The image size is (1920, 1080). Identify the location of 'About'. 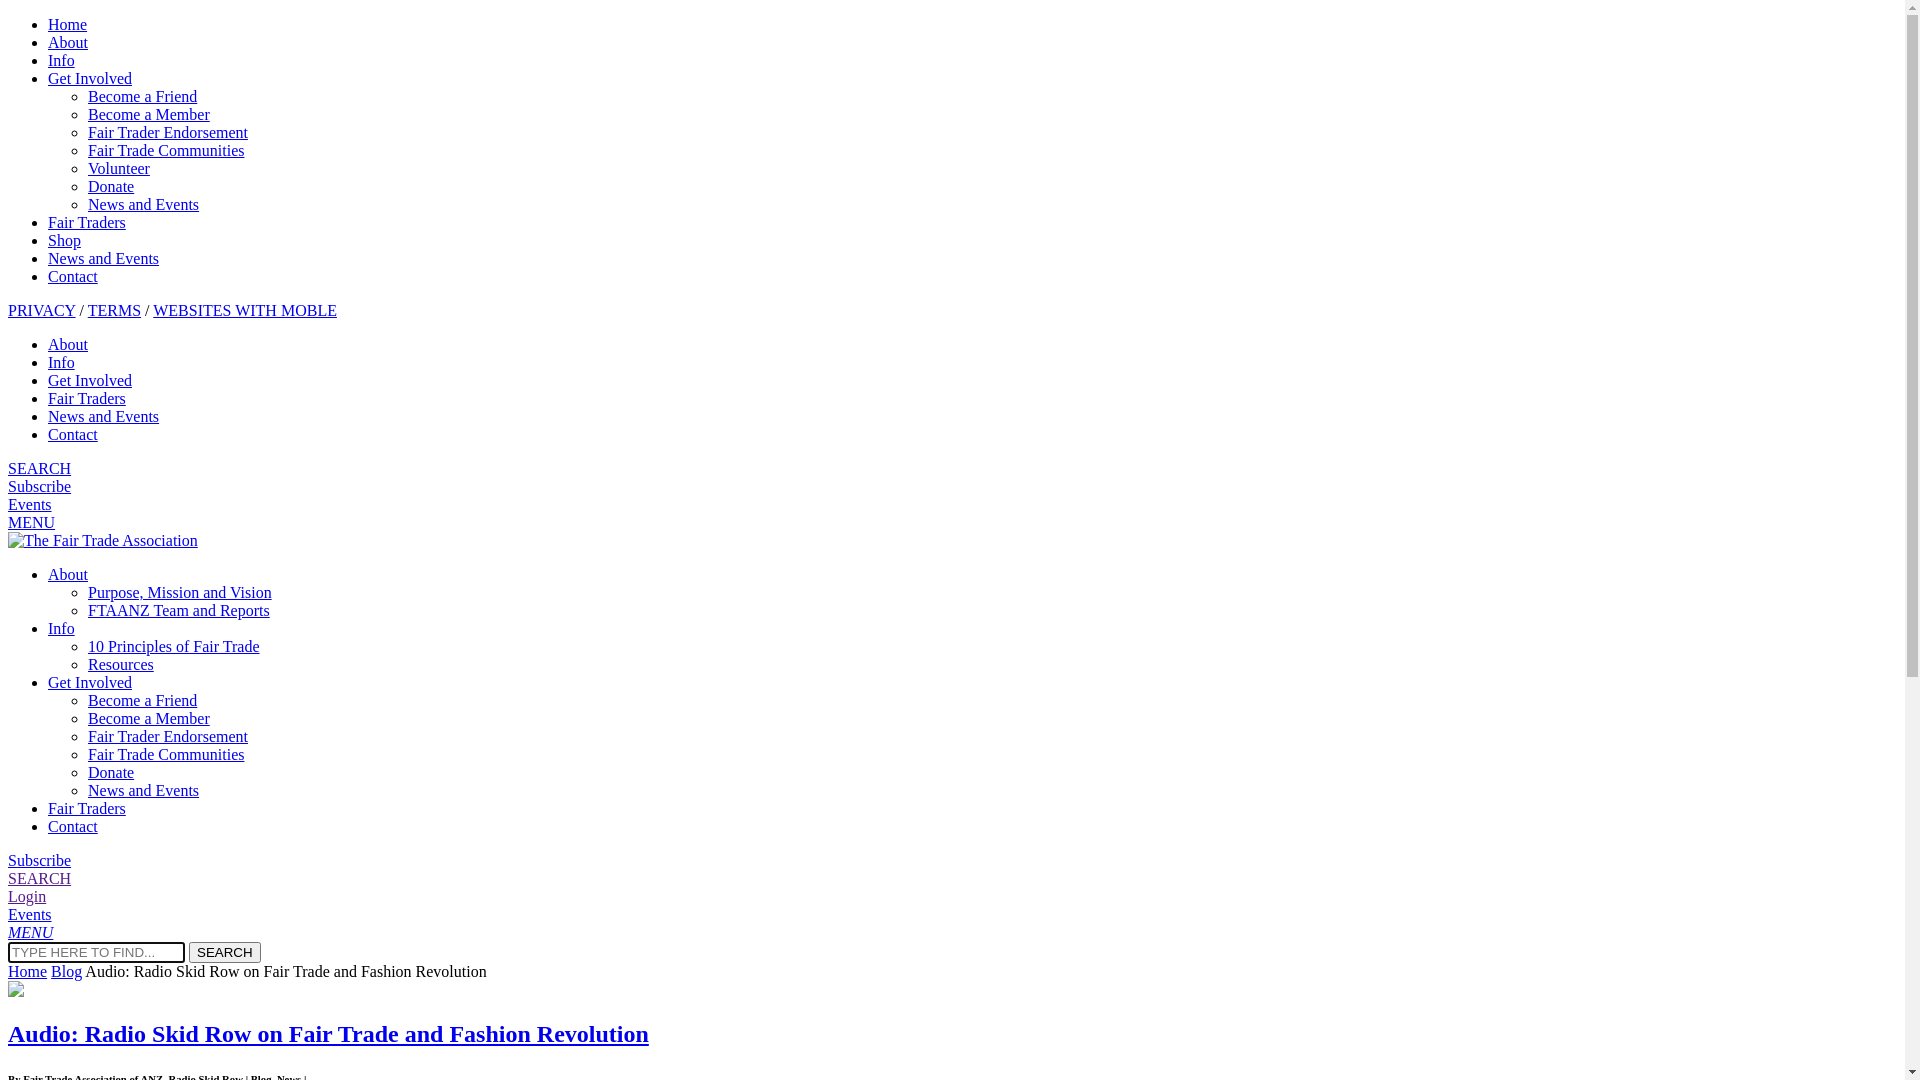
(67, 574).